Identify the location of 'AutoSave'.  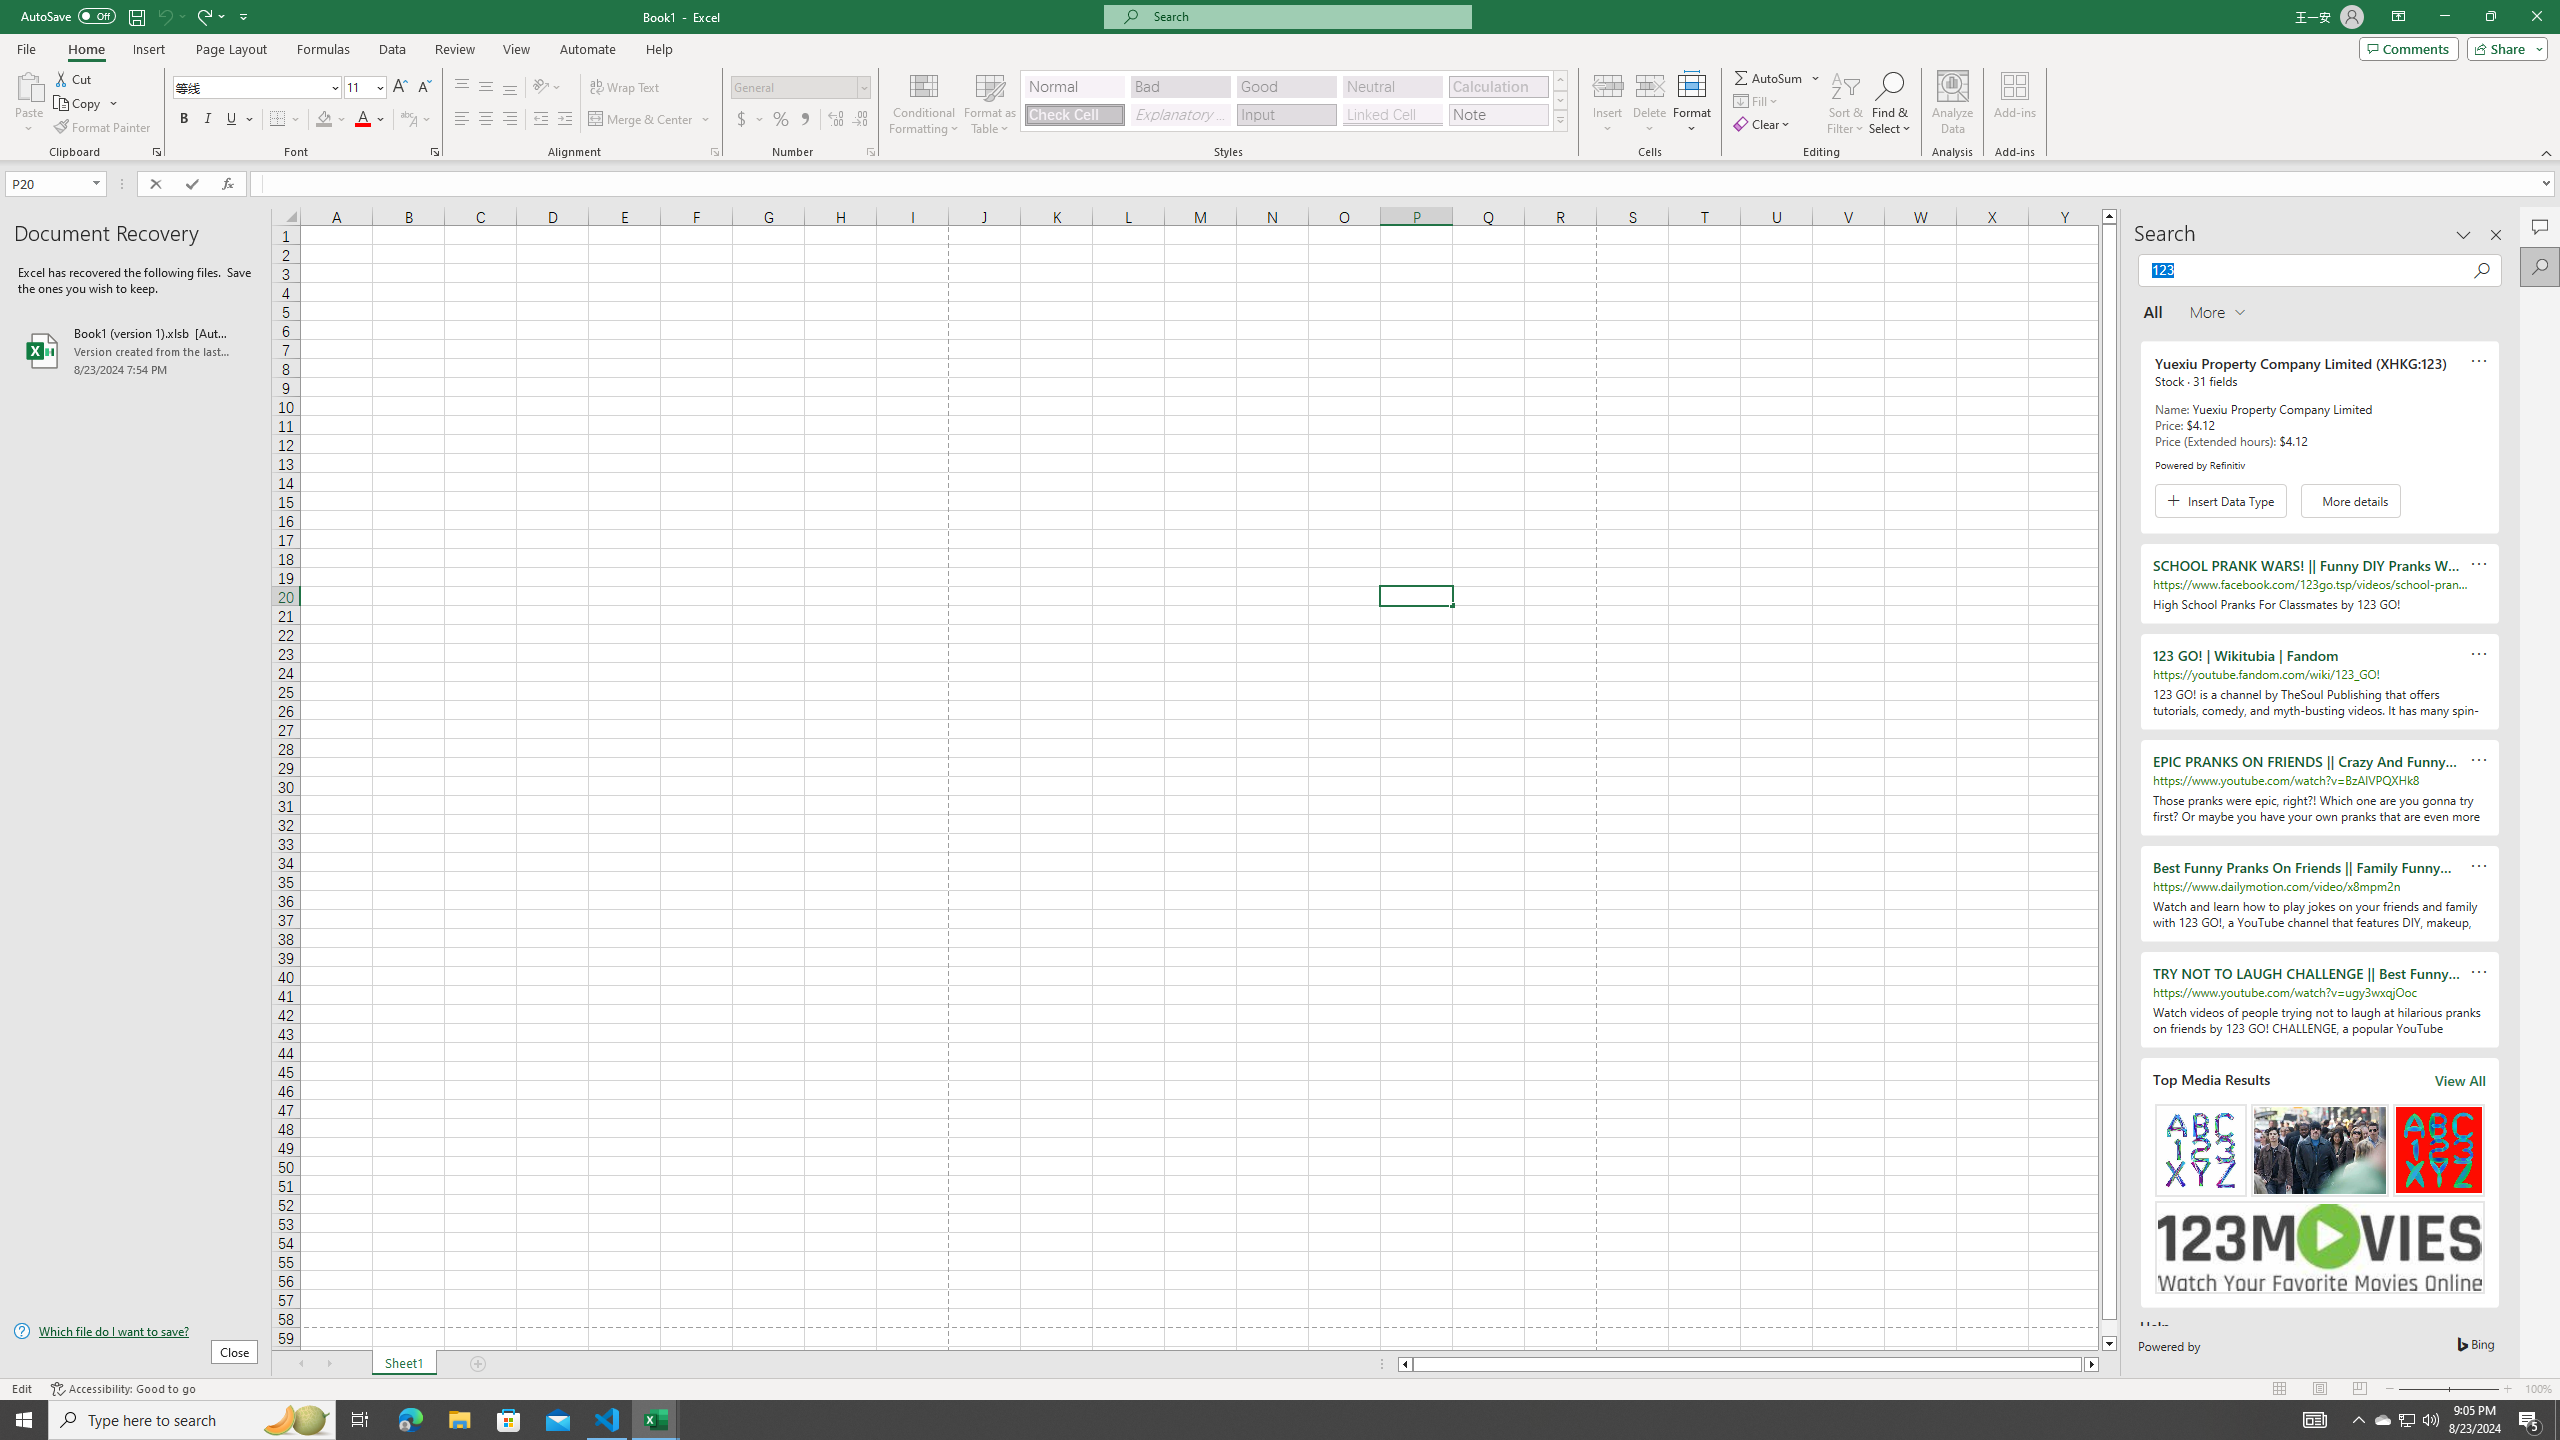
(69, 15).